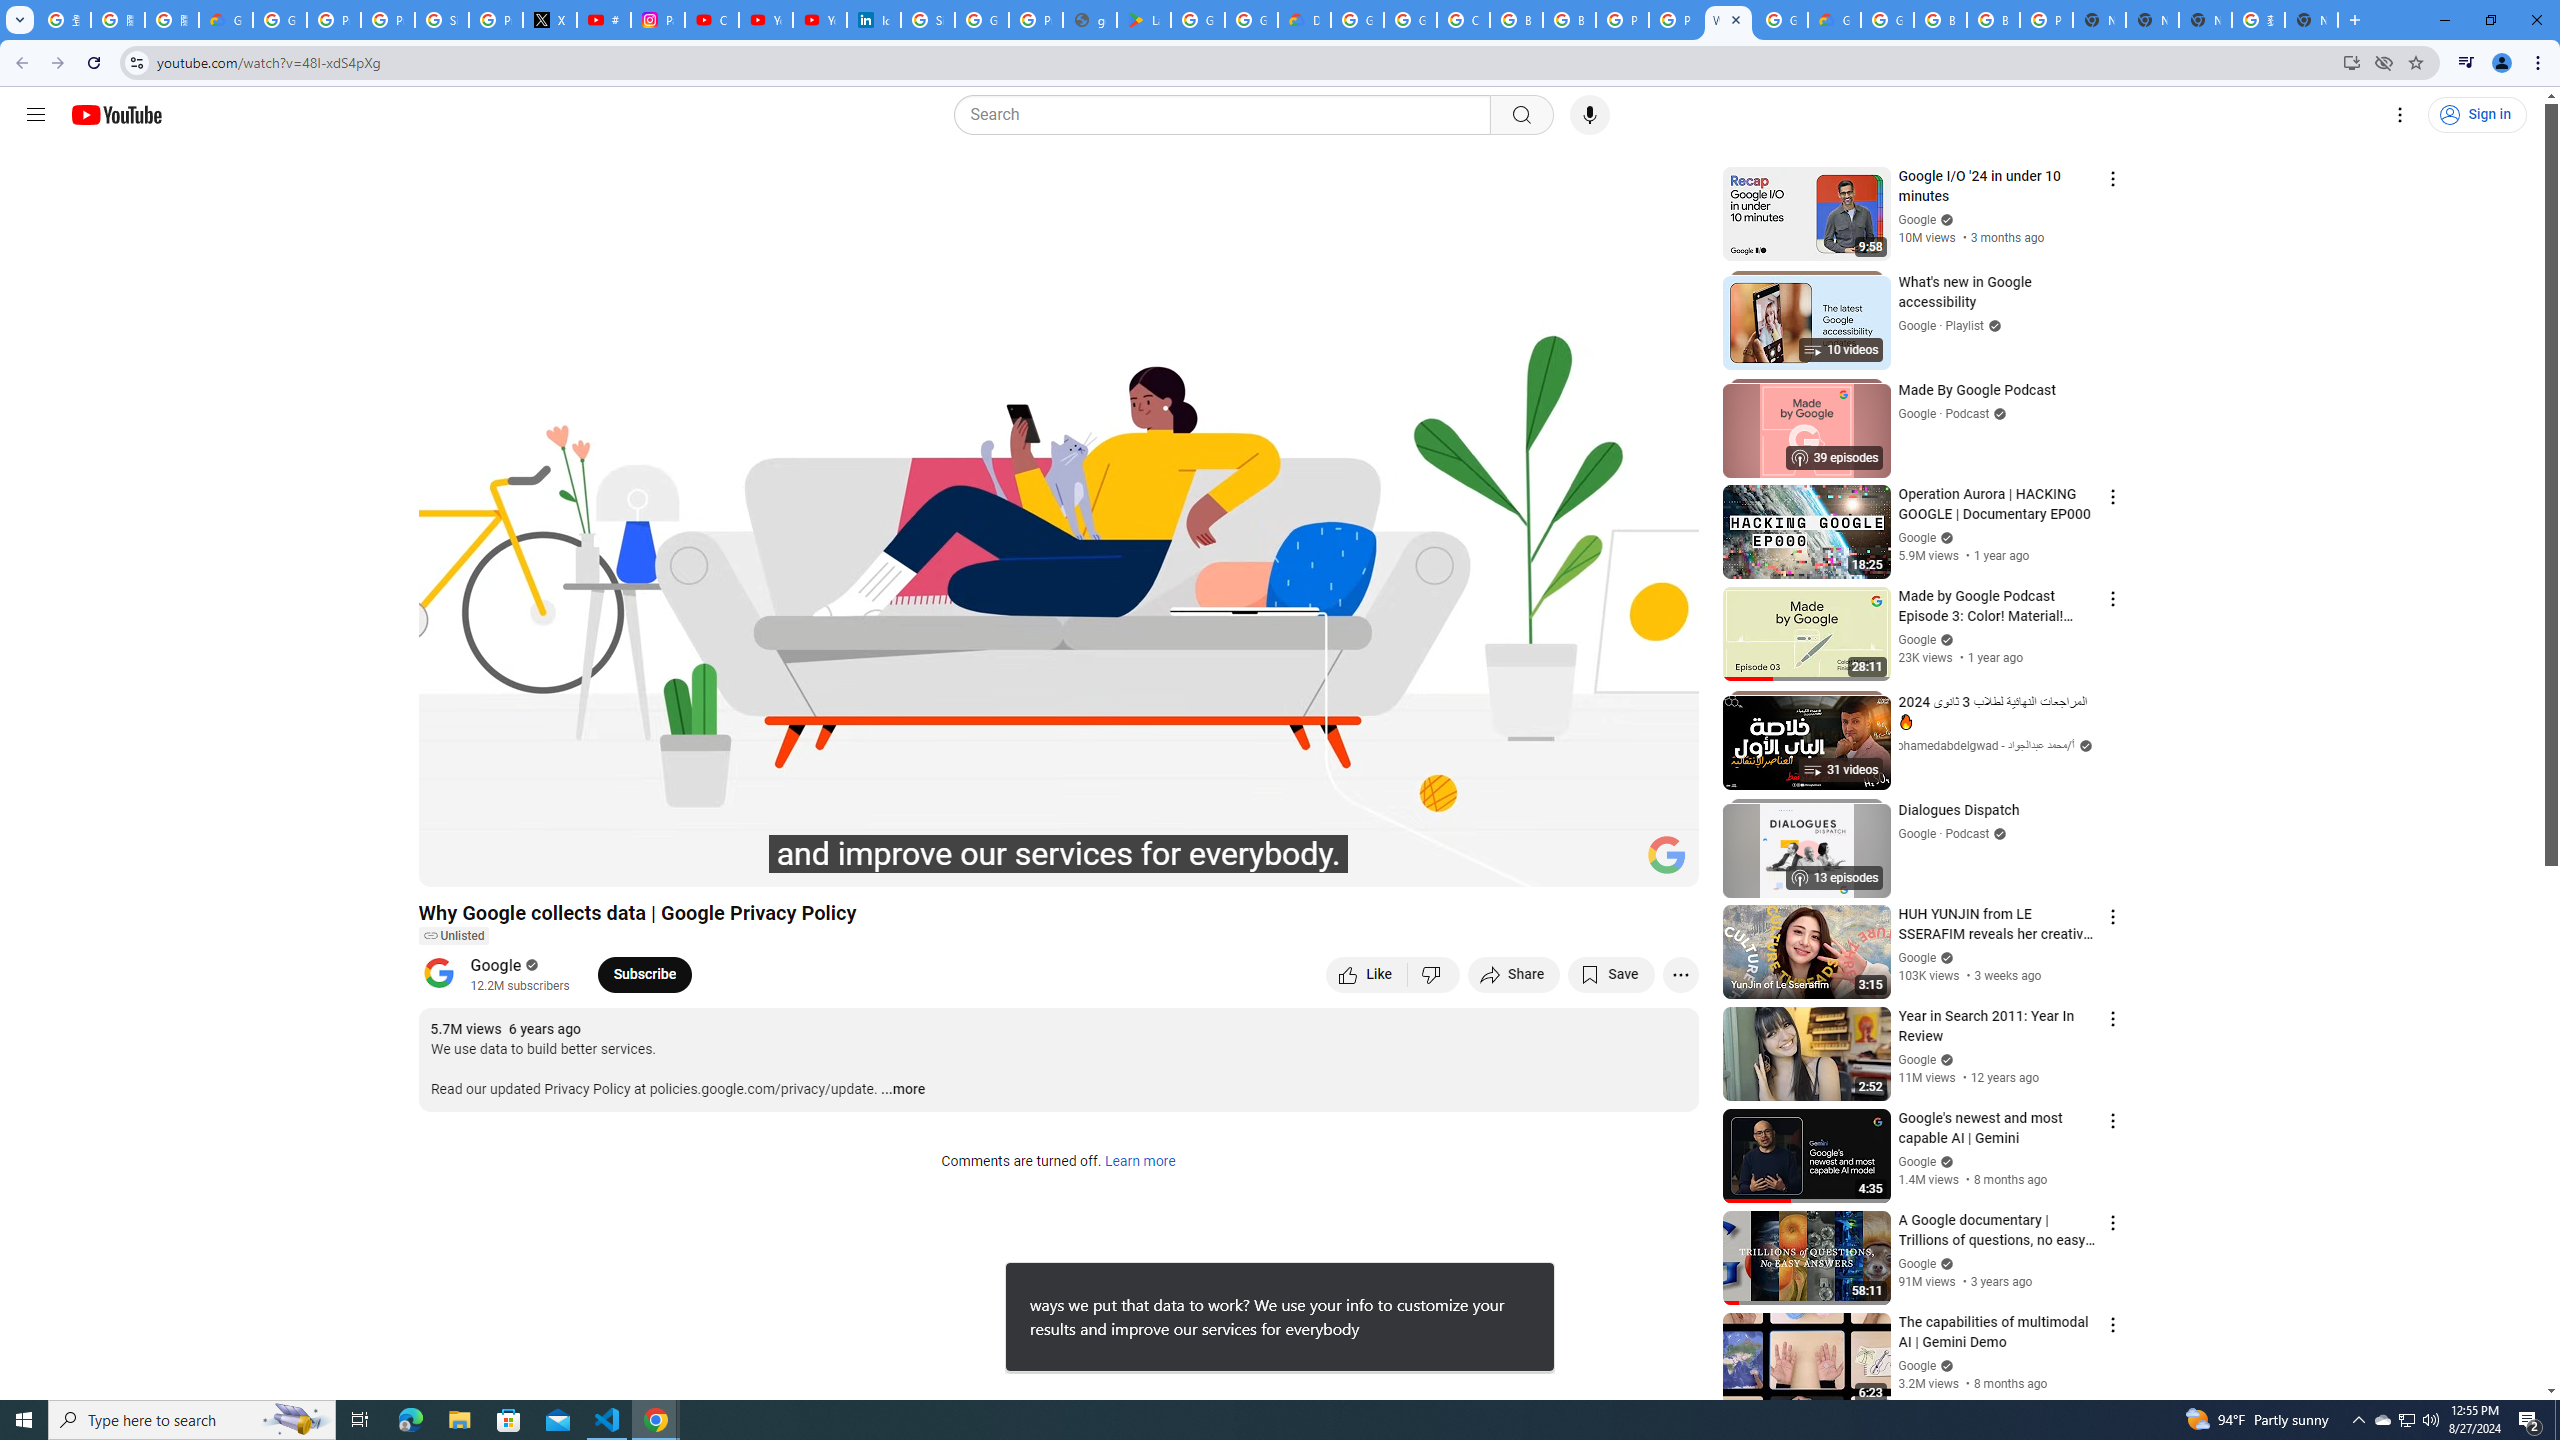  I want to click on 'Seek slider', so click(1057, 836).